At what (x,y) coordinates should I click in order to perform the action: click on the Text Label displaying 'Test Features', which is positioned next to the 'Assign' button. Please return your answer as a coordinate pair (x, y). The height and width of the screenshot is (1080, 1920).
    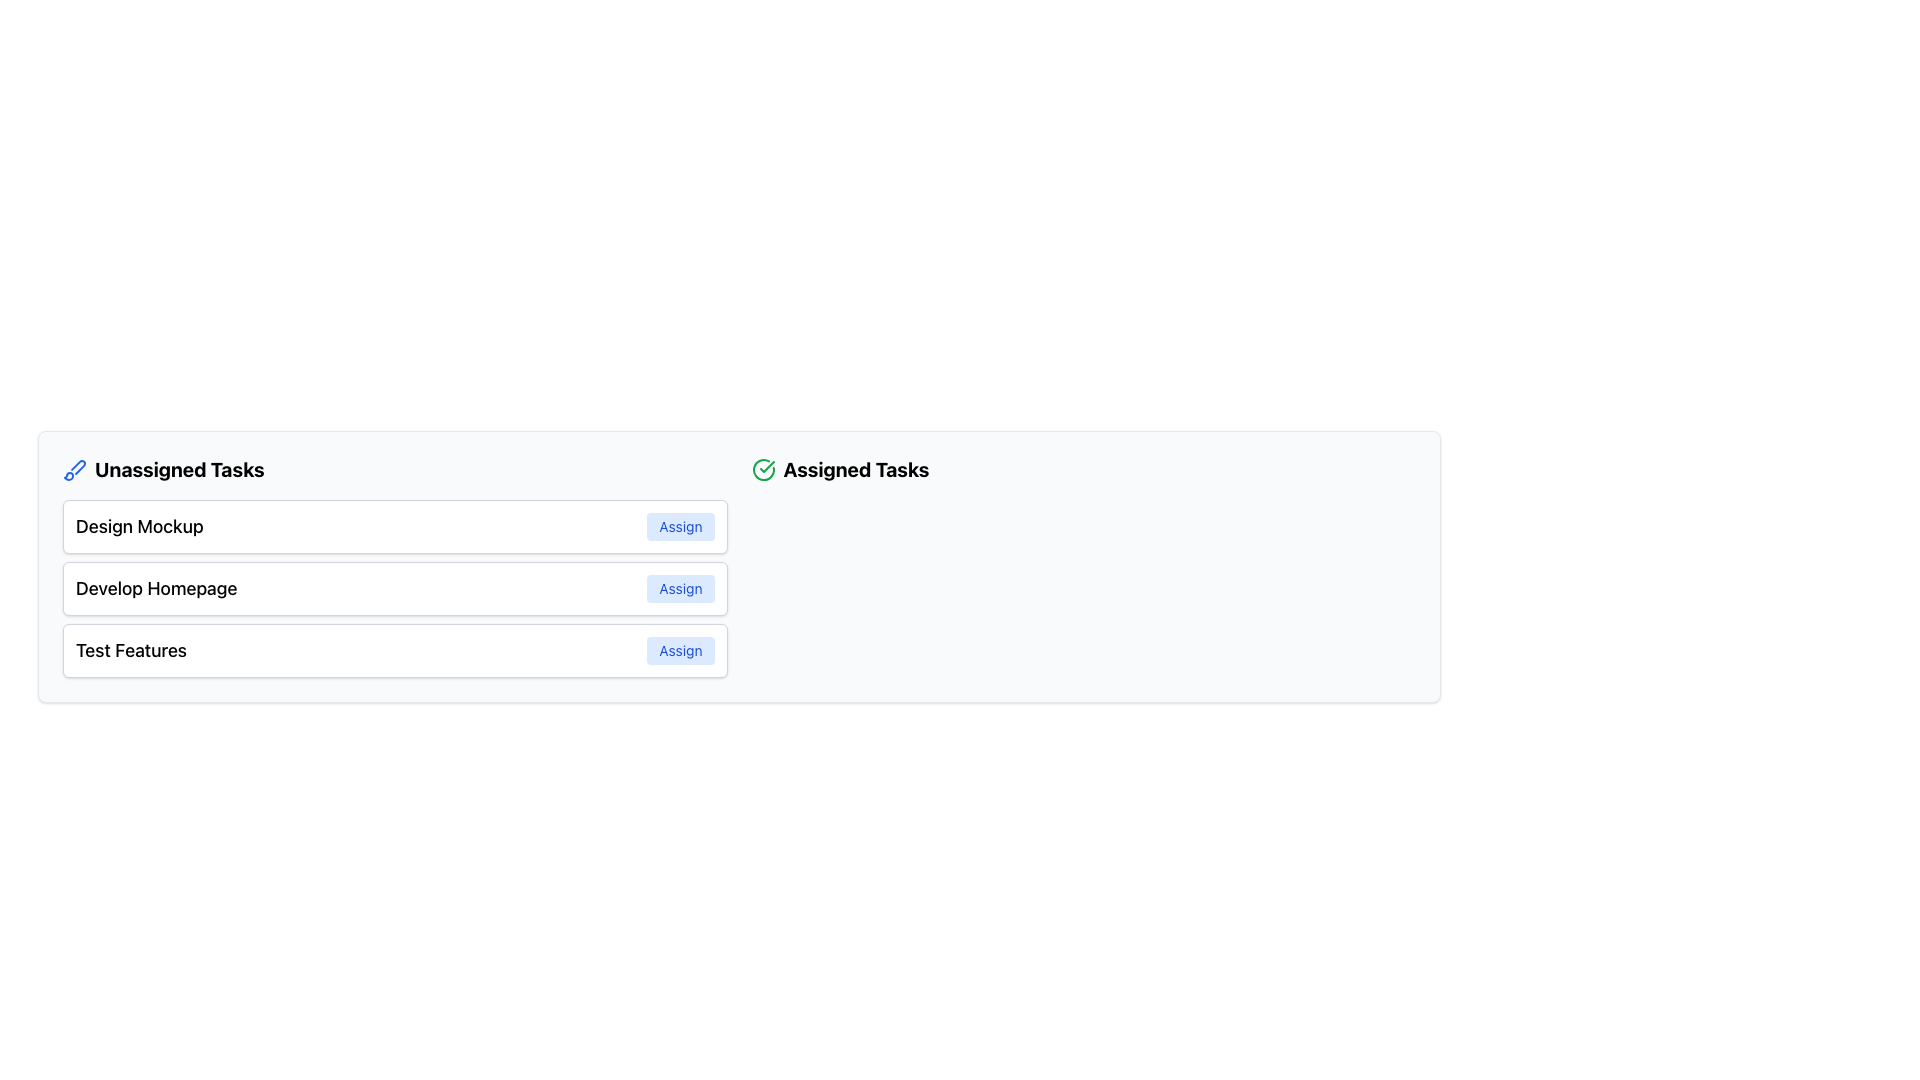
    Looking at the image, I should click on (130, 651).